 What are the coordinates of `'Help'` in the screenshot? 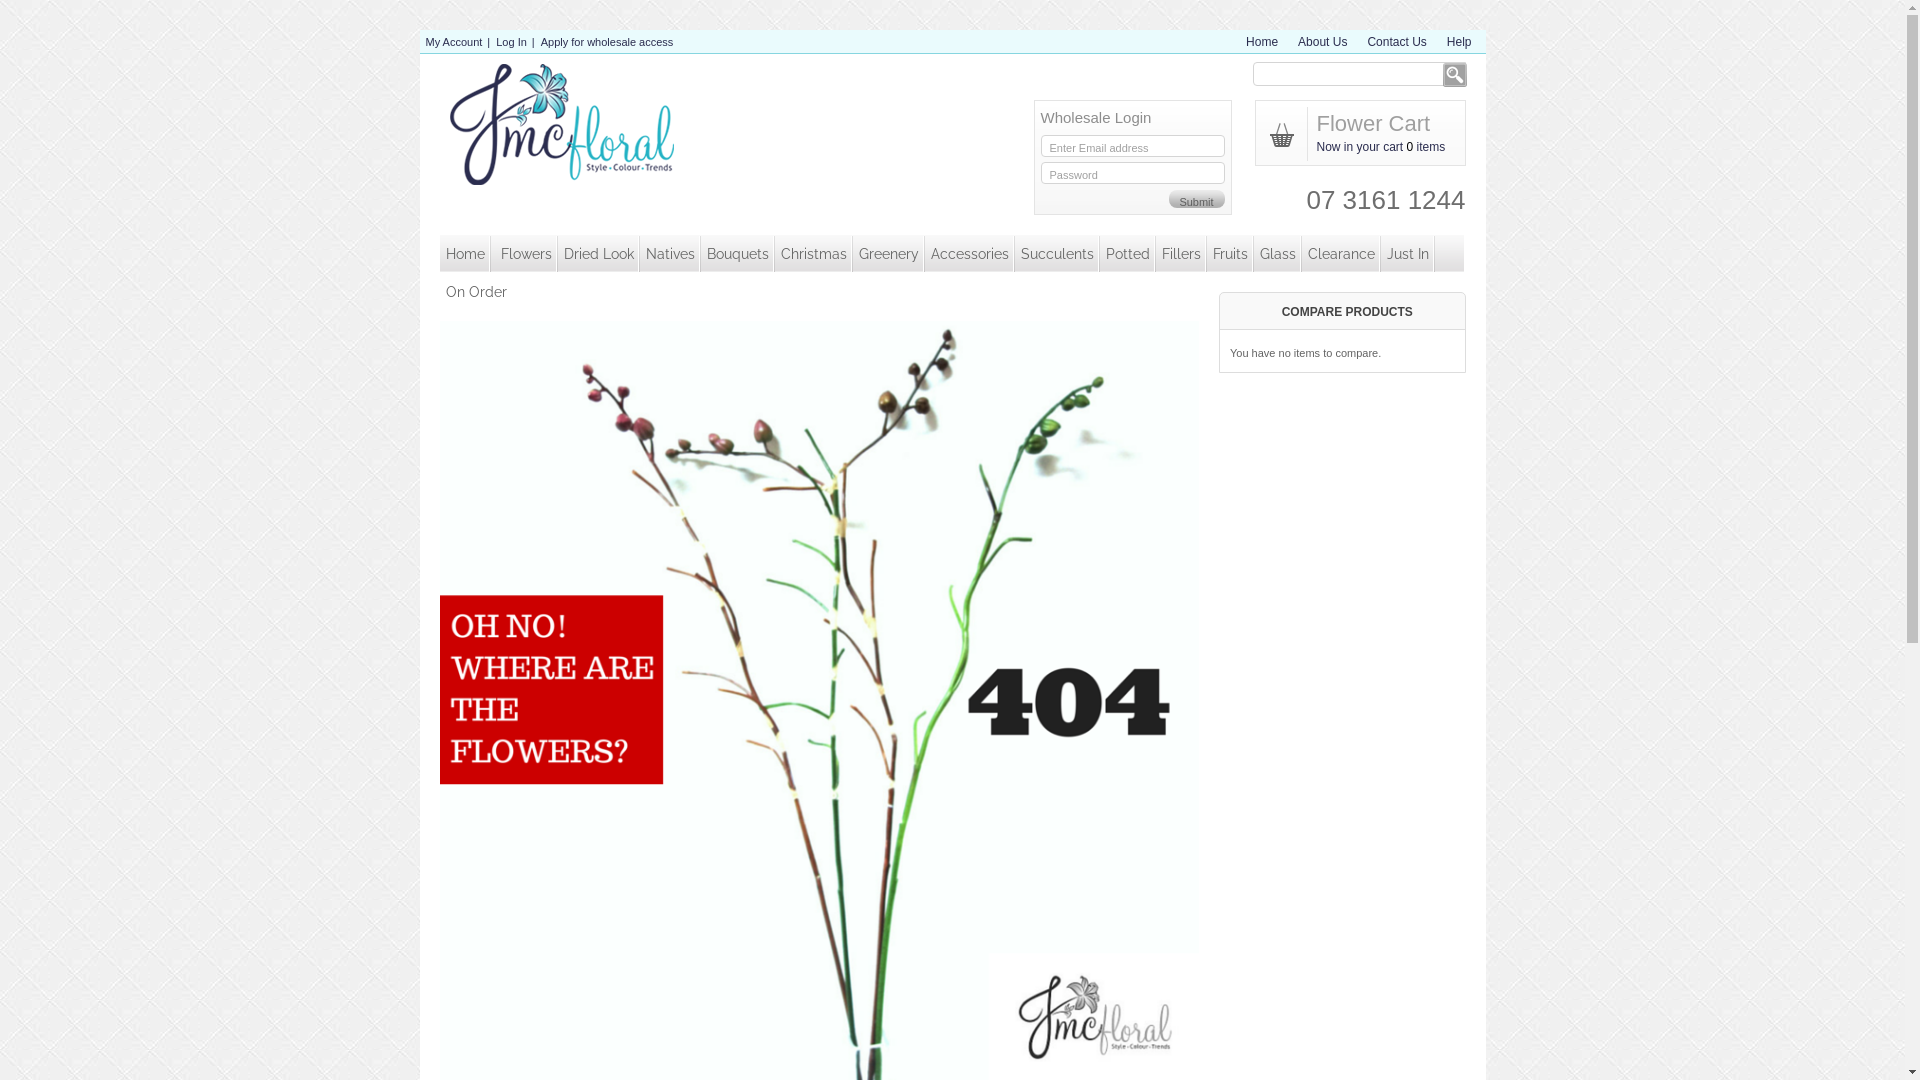 It's located at (1465, 42).